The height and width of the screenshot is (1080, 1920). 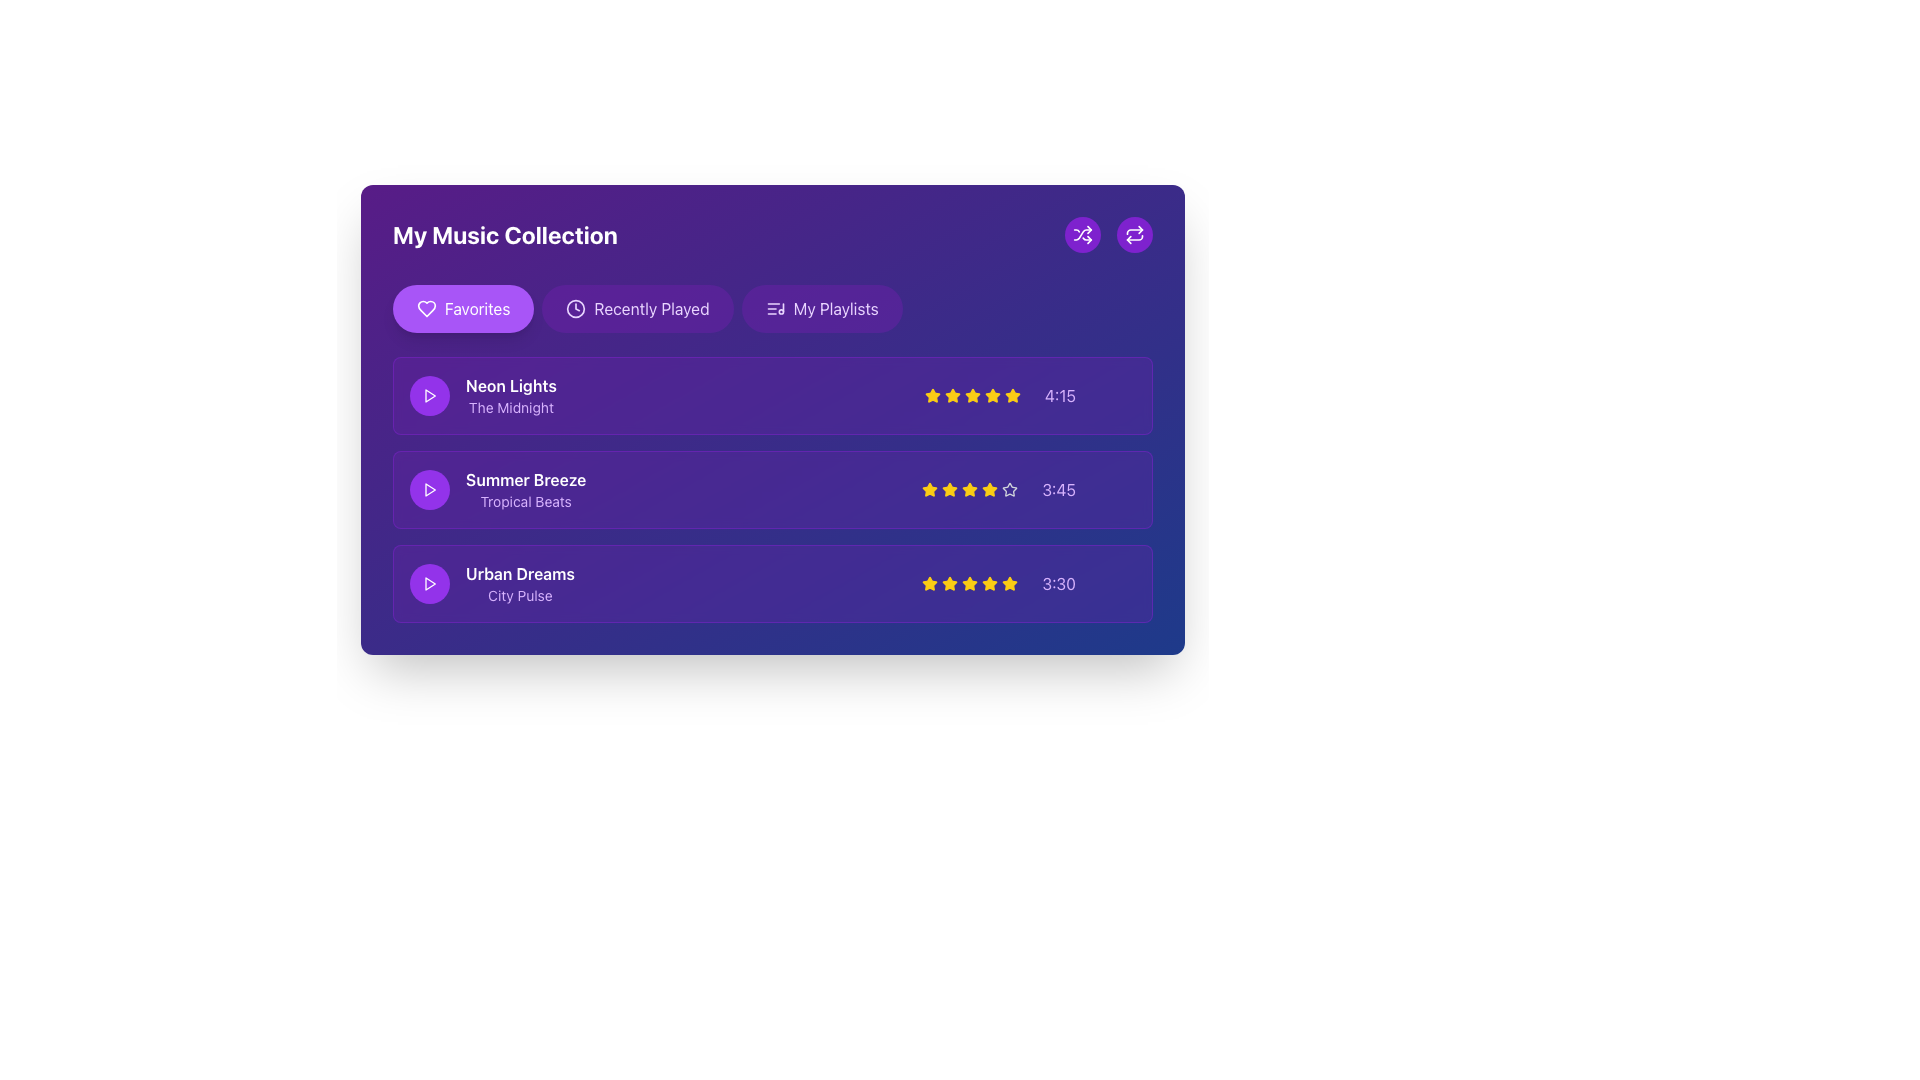 I want to click on the first star icon in the rating system located on the right side of the first music list entry in the 'My Music Collection' section to provide a rating, so click(x=1012, y=395).